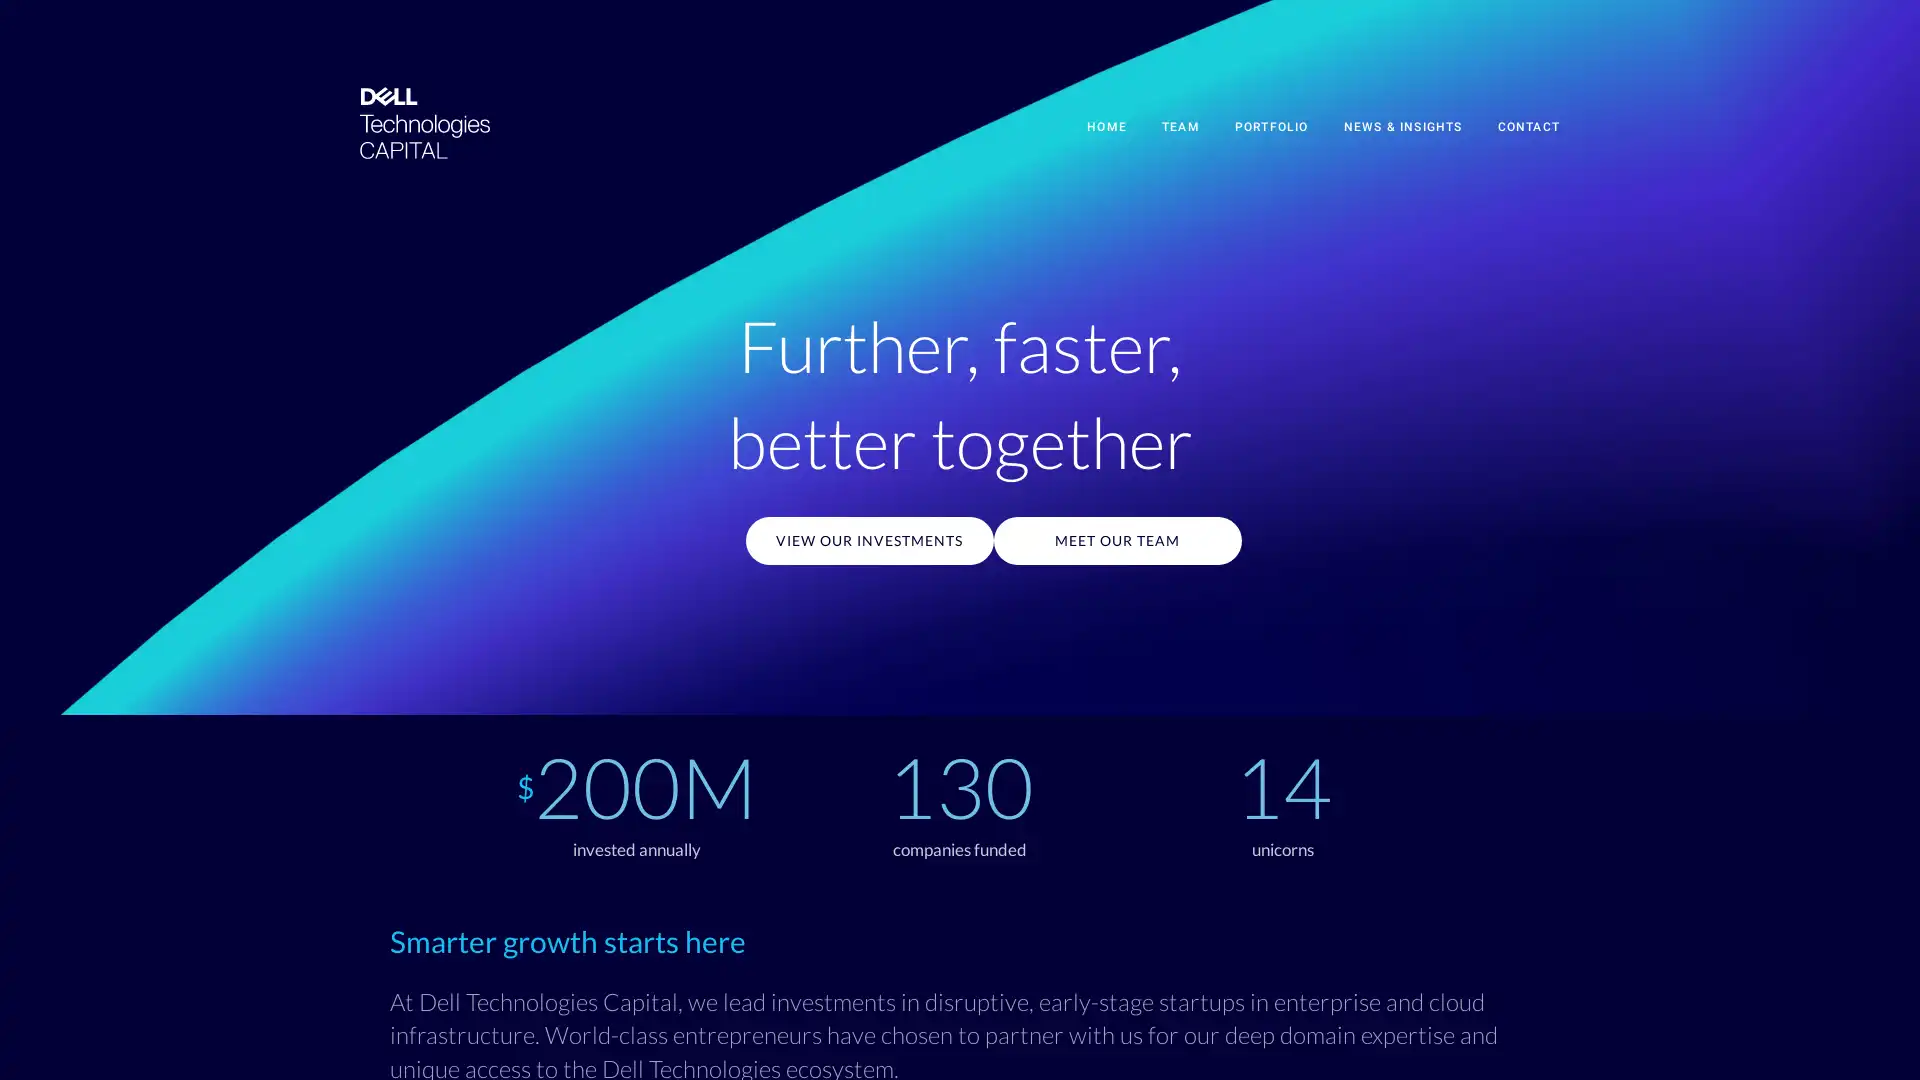  Describe the element at coordinates (1084, 540) in the screenshot. I see `MEET OUR TEAM` at that location.